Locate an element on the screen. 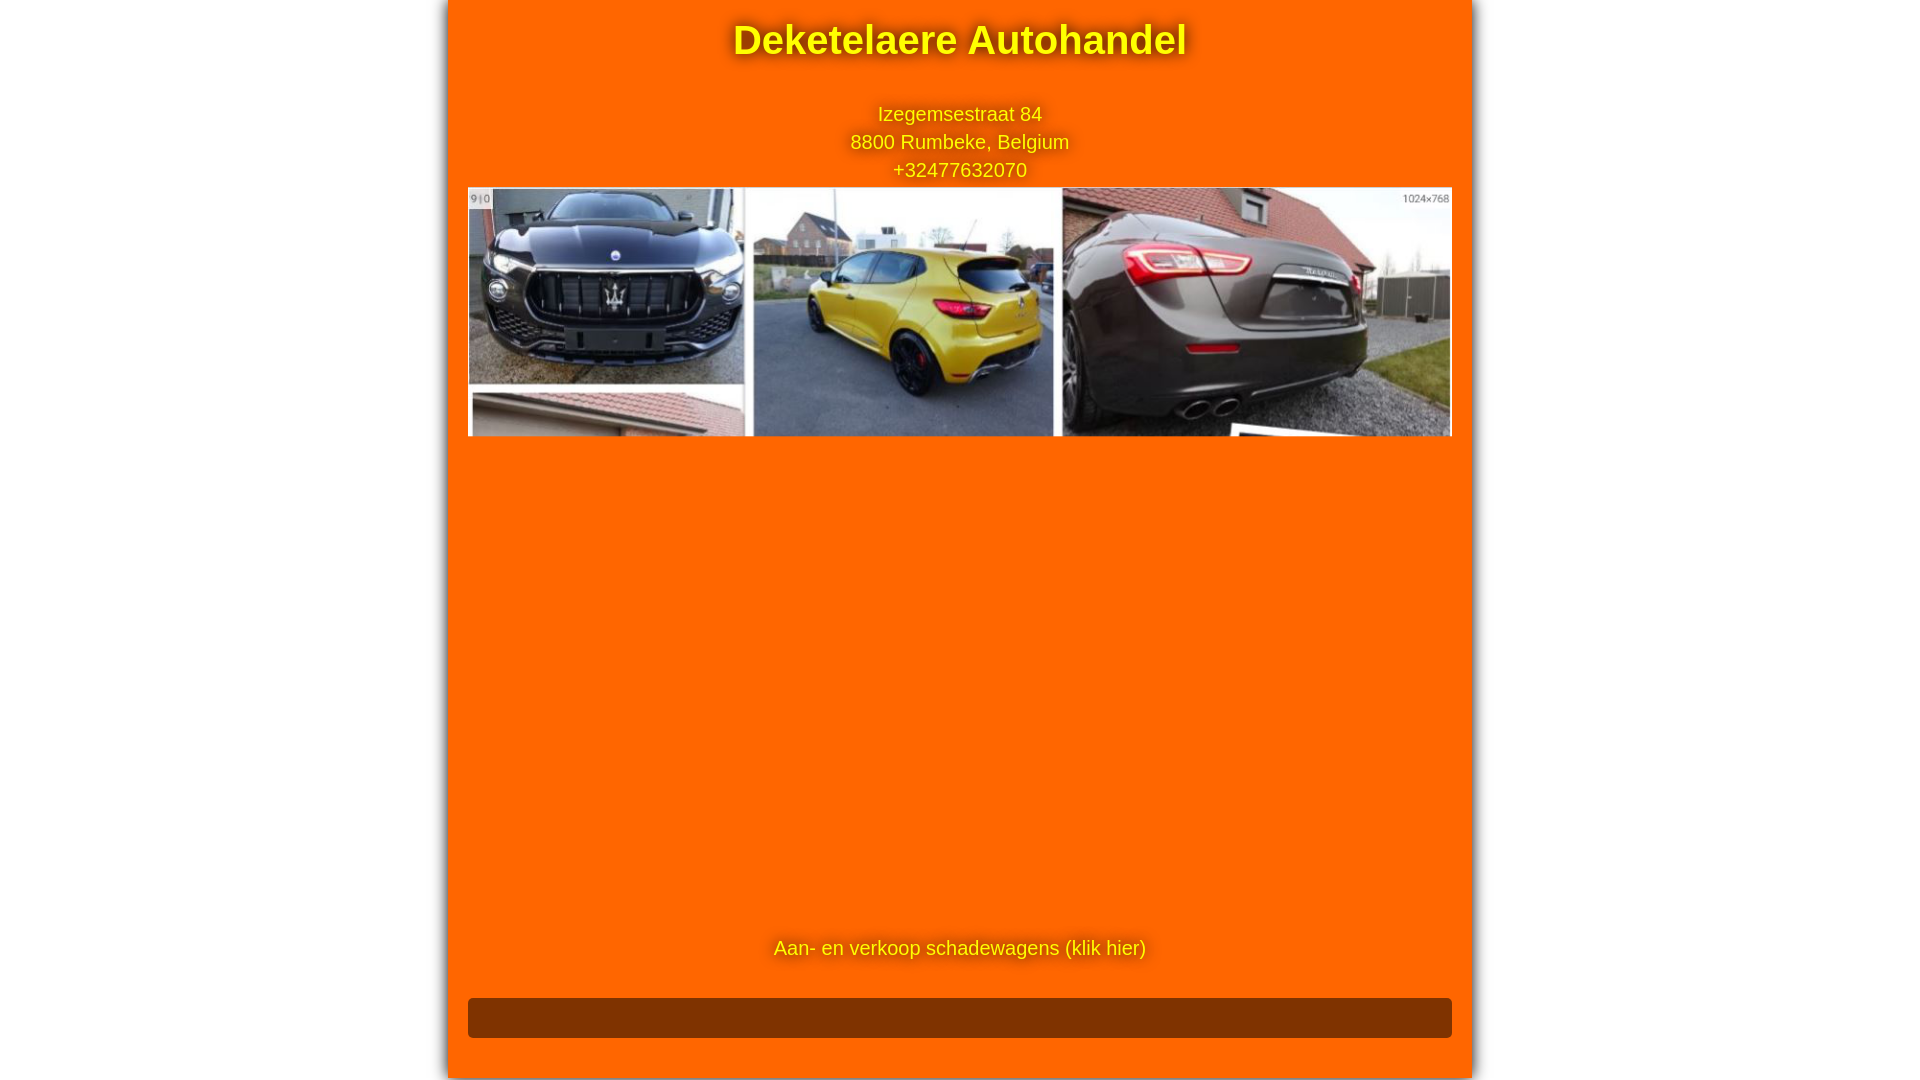 Image resolution: width=1920 pixels, height=1080 pixels. 'Aan- en verkoop schadewagens (klik hier)' is located at coordinates (960, 947).